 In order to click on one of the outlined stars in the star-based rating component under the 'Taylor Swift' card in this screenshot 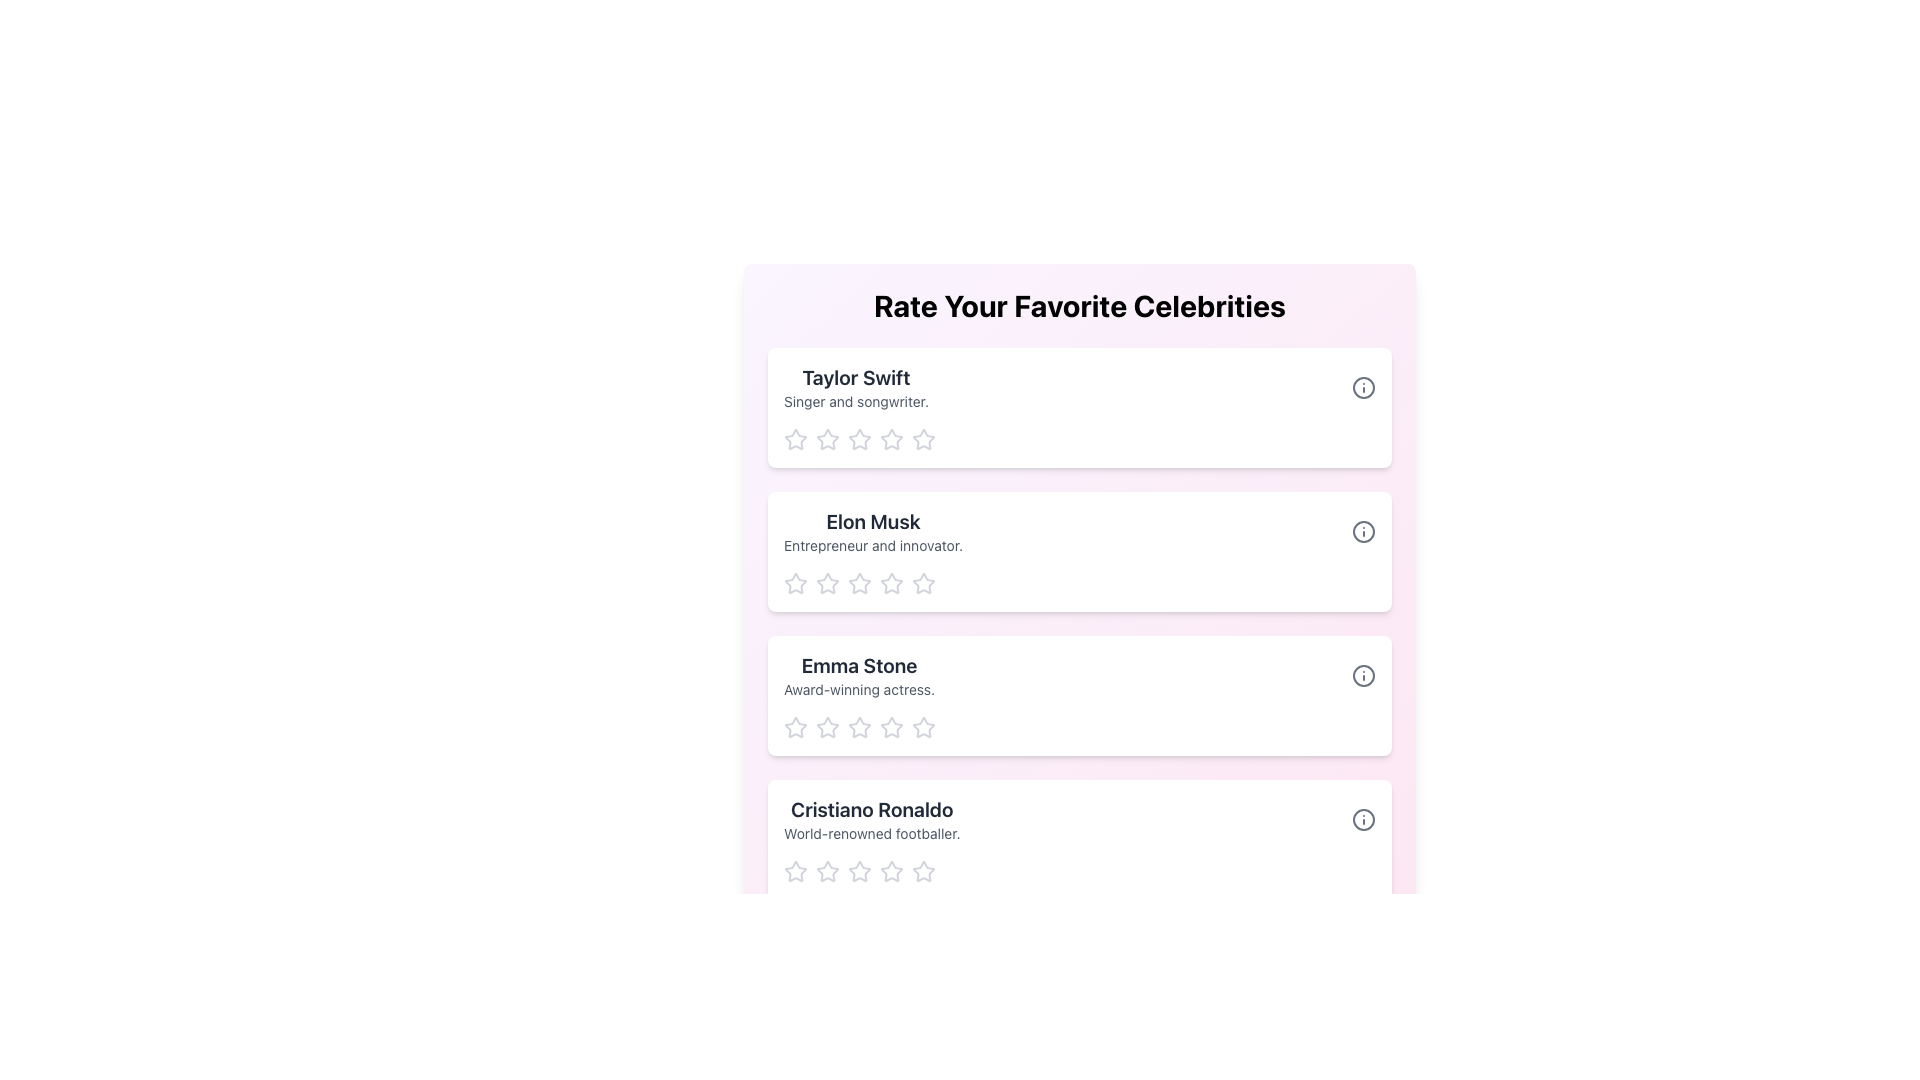, I will do `click(1079, 431)`.